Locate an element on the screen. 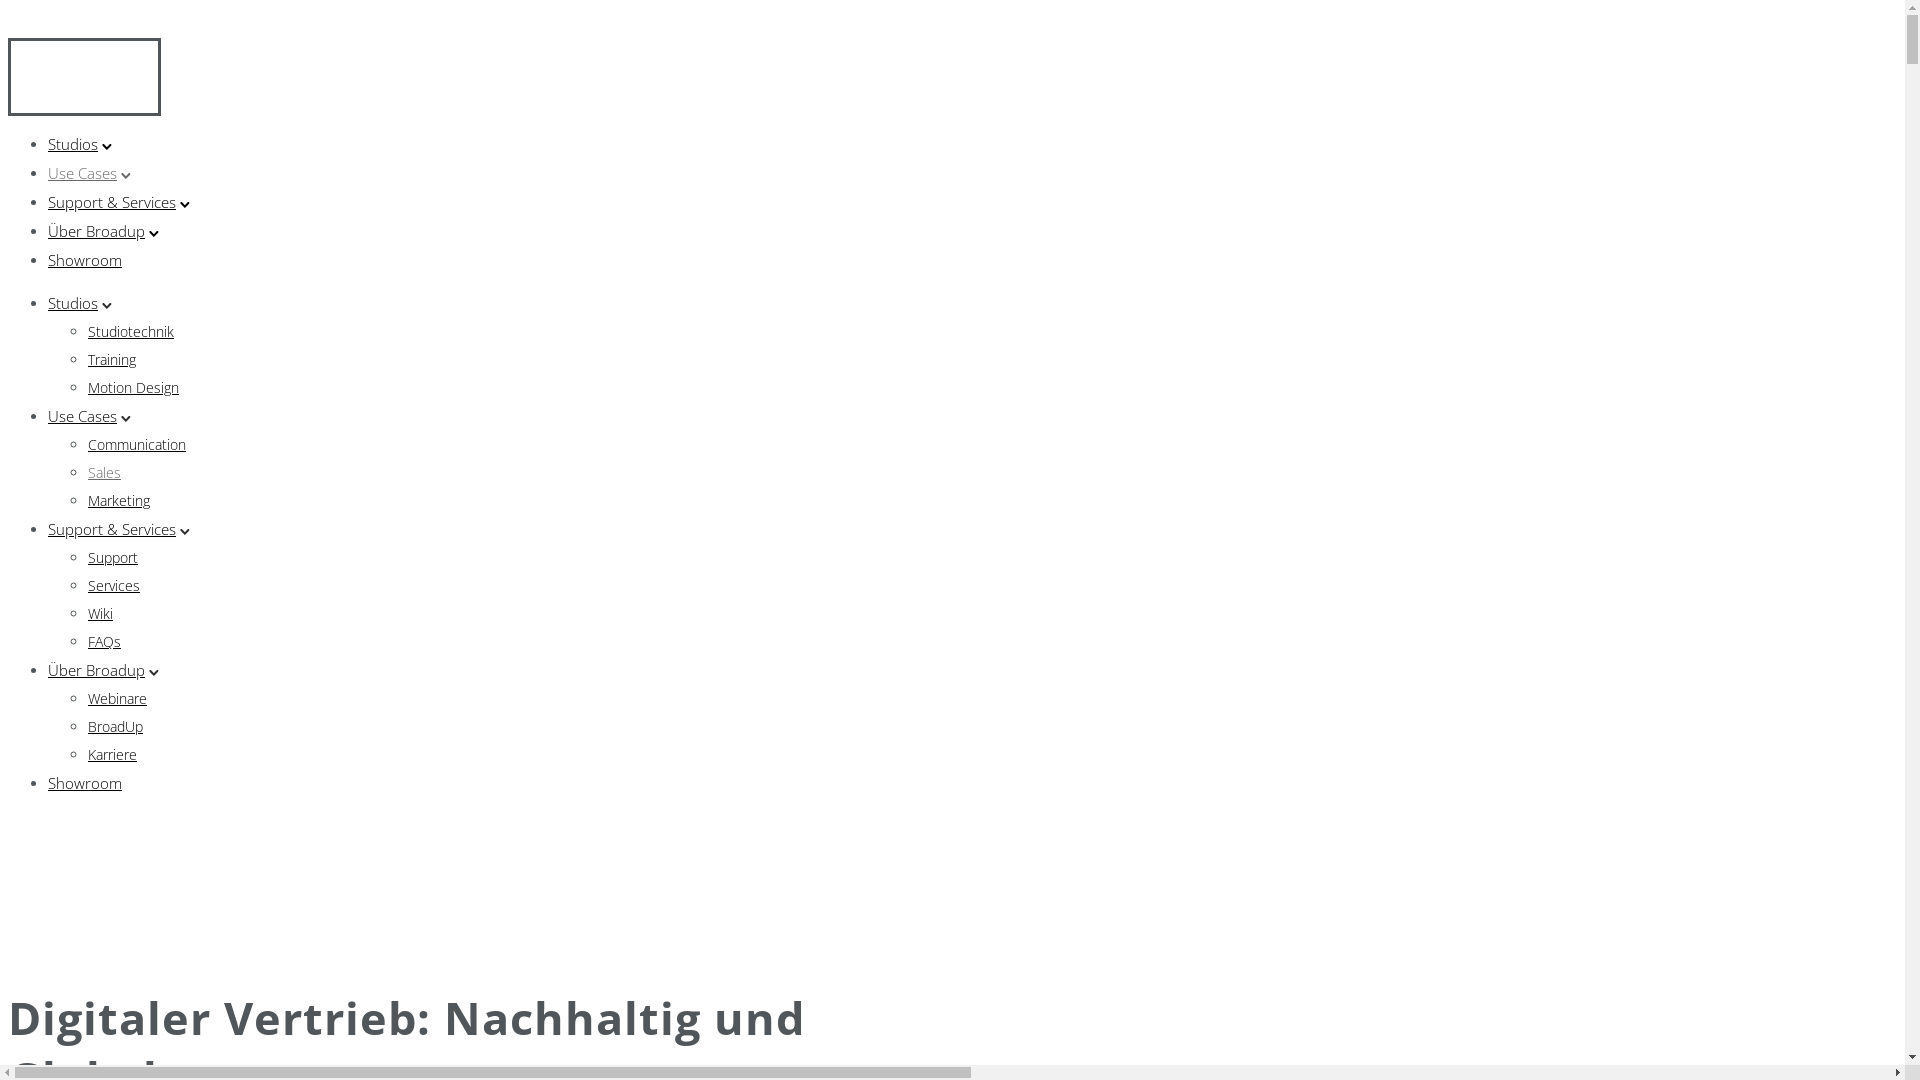 The height and width of the screenshot is (1080, 1920). 'Showroom' is located at coordinates (84, 258).